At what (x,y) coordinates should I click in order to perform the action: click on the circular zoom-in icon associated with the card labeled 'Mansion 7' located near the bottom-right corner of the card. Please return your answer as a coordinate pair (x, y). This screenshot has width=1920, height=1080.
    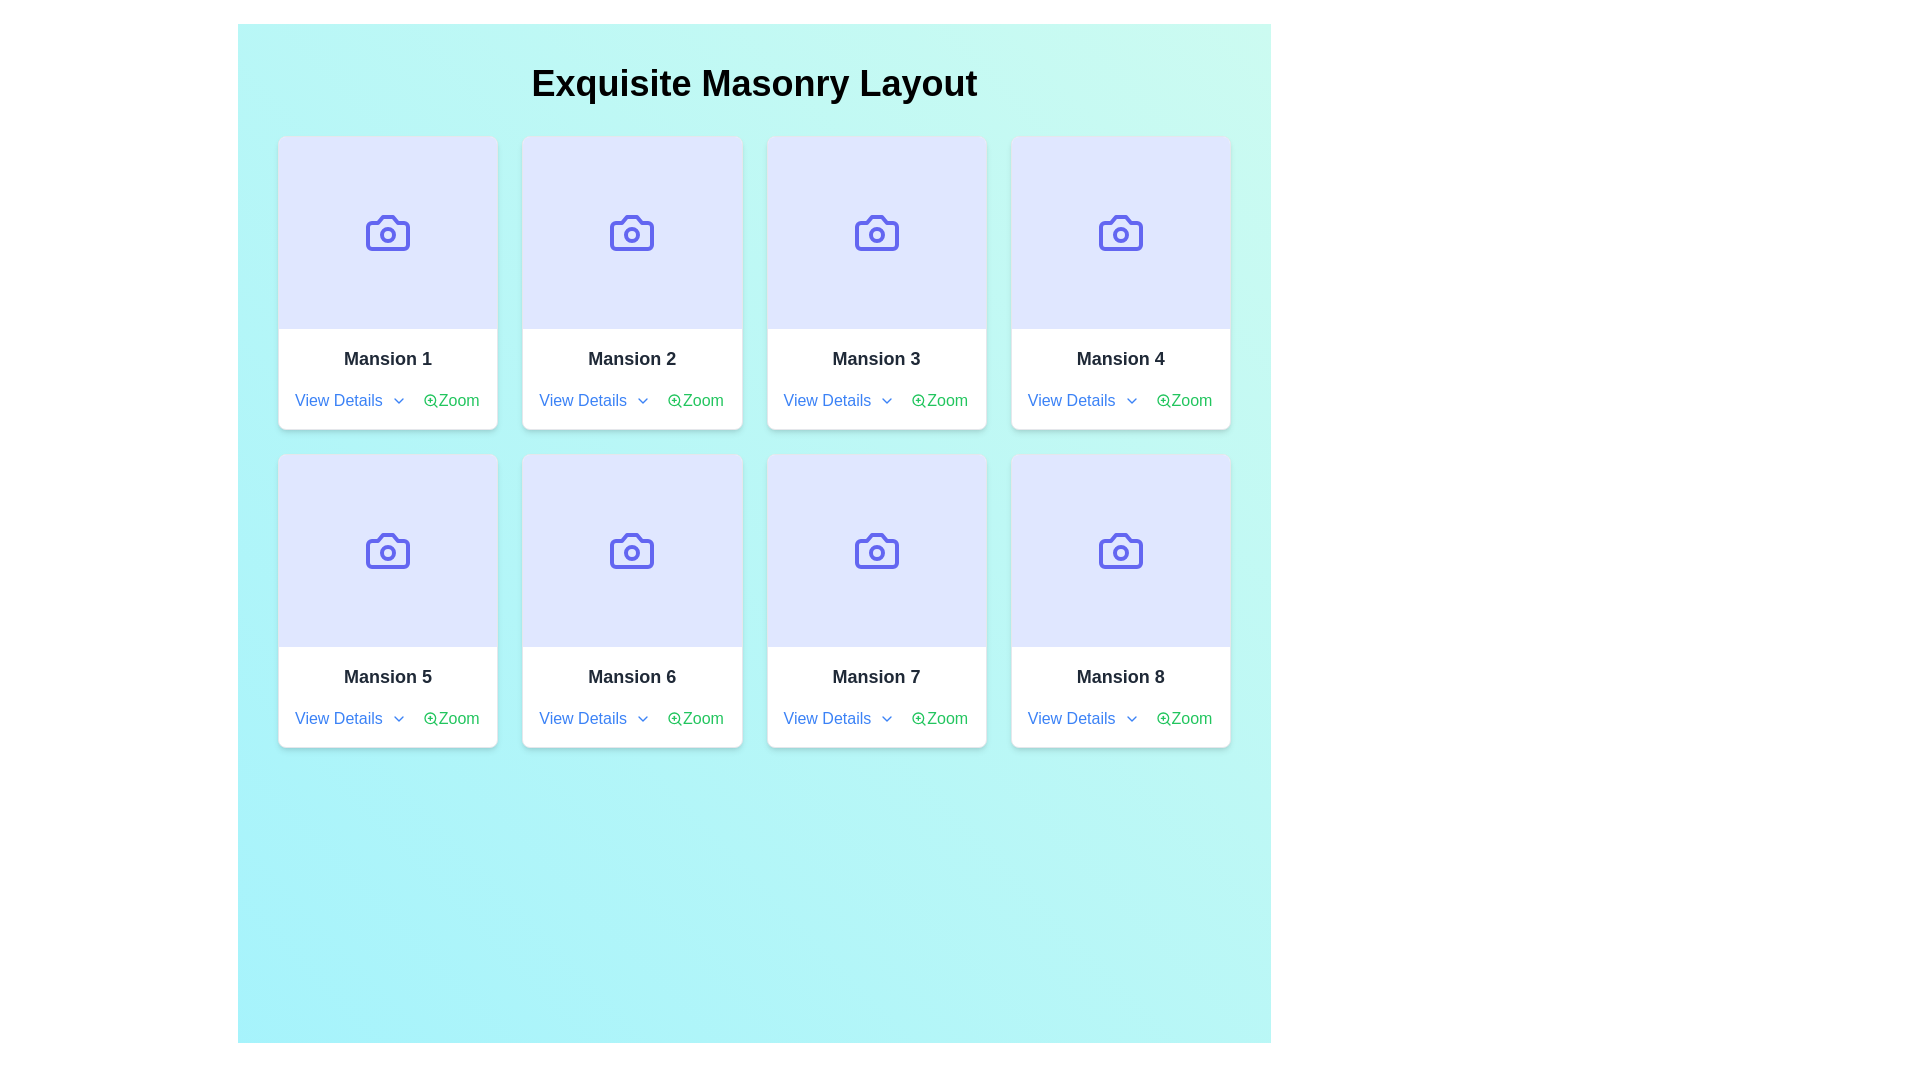
    Looking at the image, I should click on (917, 717).